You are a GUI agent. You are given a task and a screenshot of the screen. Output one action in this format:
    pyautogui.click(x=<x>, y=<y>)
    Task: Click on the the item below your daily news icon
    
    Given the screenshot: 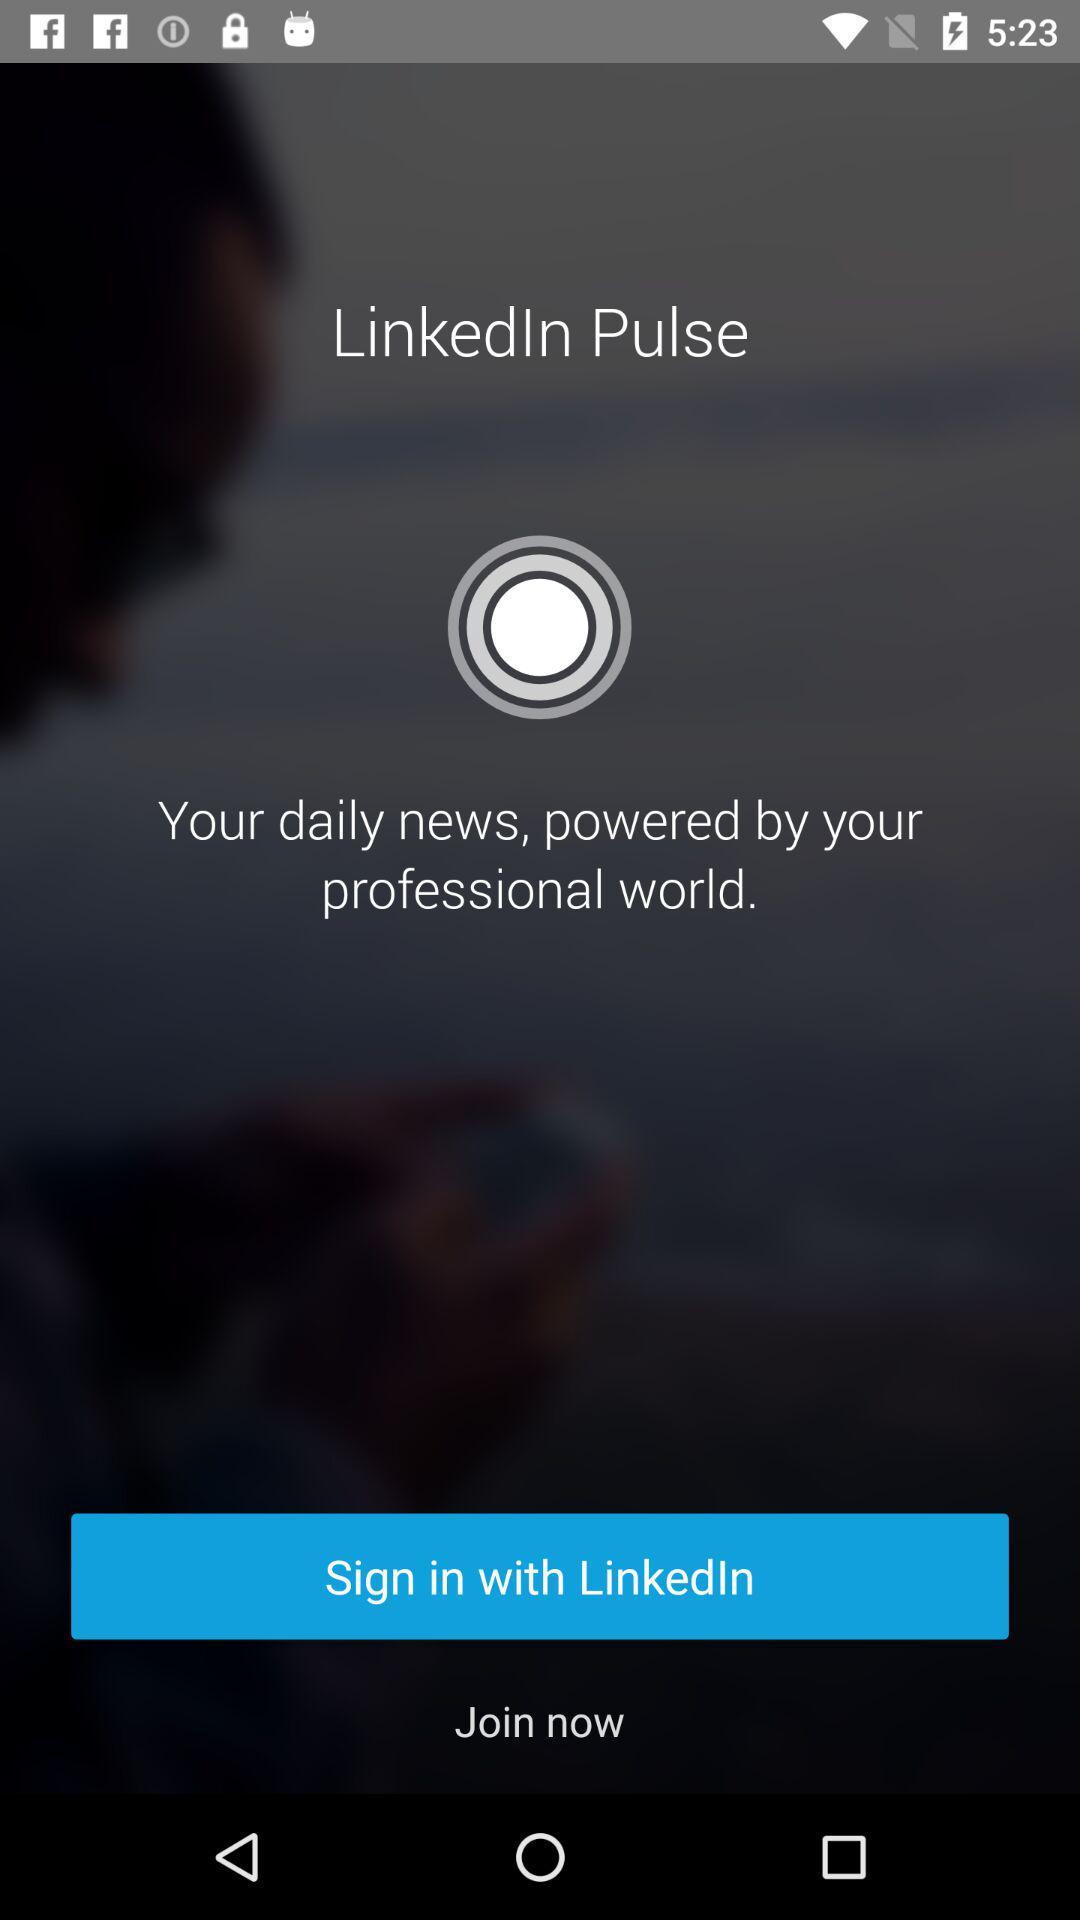 What is the action you would take?
    pyautogui.click(x=540, y=1575)
    